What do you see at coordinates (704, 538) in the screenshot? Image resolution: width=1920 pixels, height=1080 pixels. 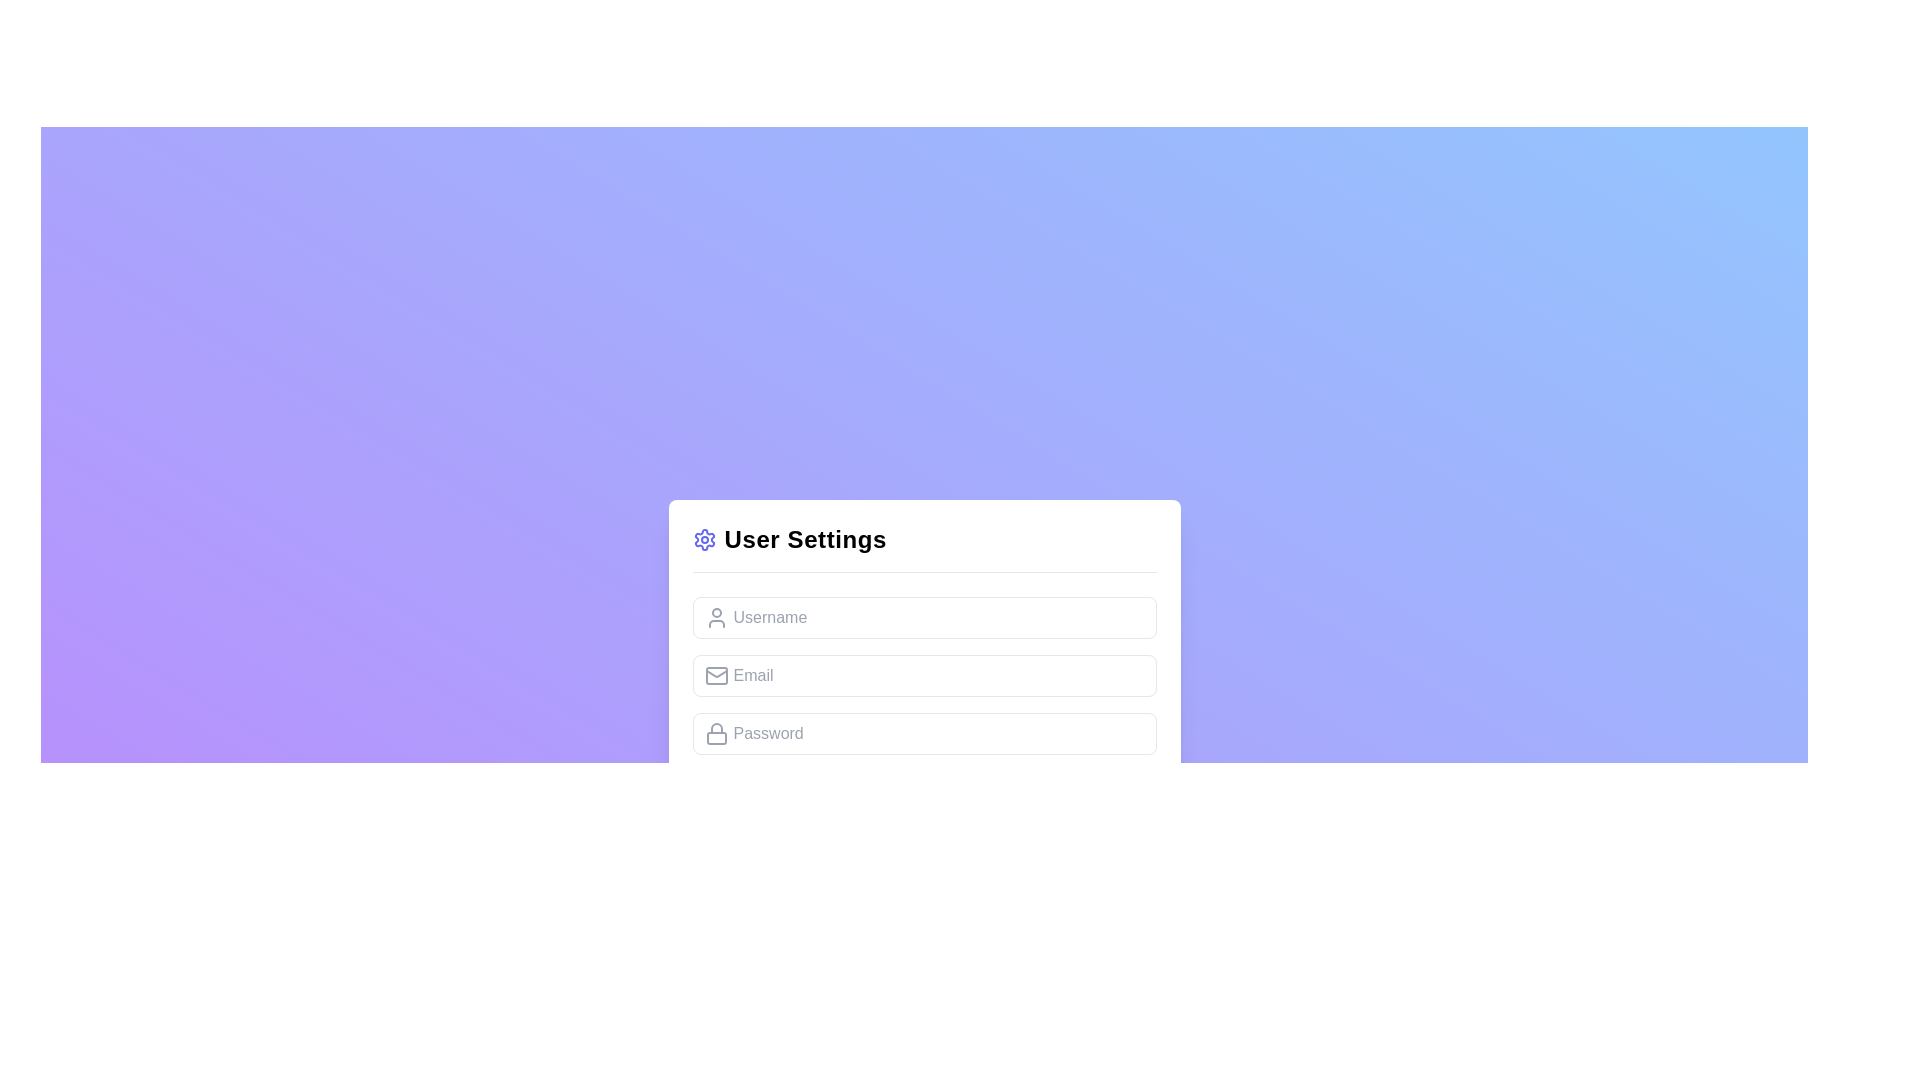 I see `the settings icon, which is a blue gear-shaped icon located to the left of the 'User Settings' title text, positioned at the top-left corner of the 'User Settings' section` at bounding box center [704, 538].